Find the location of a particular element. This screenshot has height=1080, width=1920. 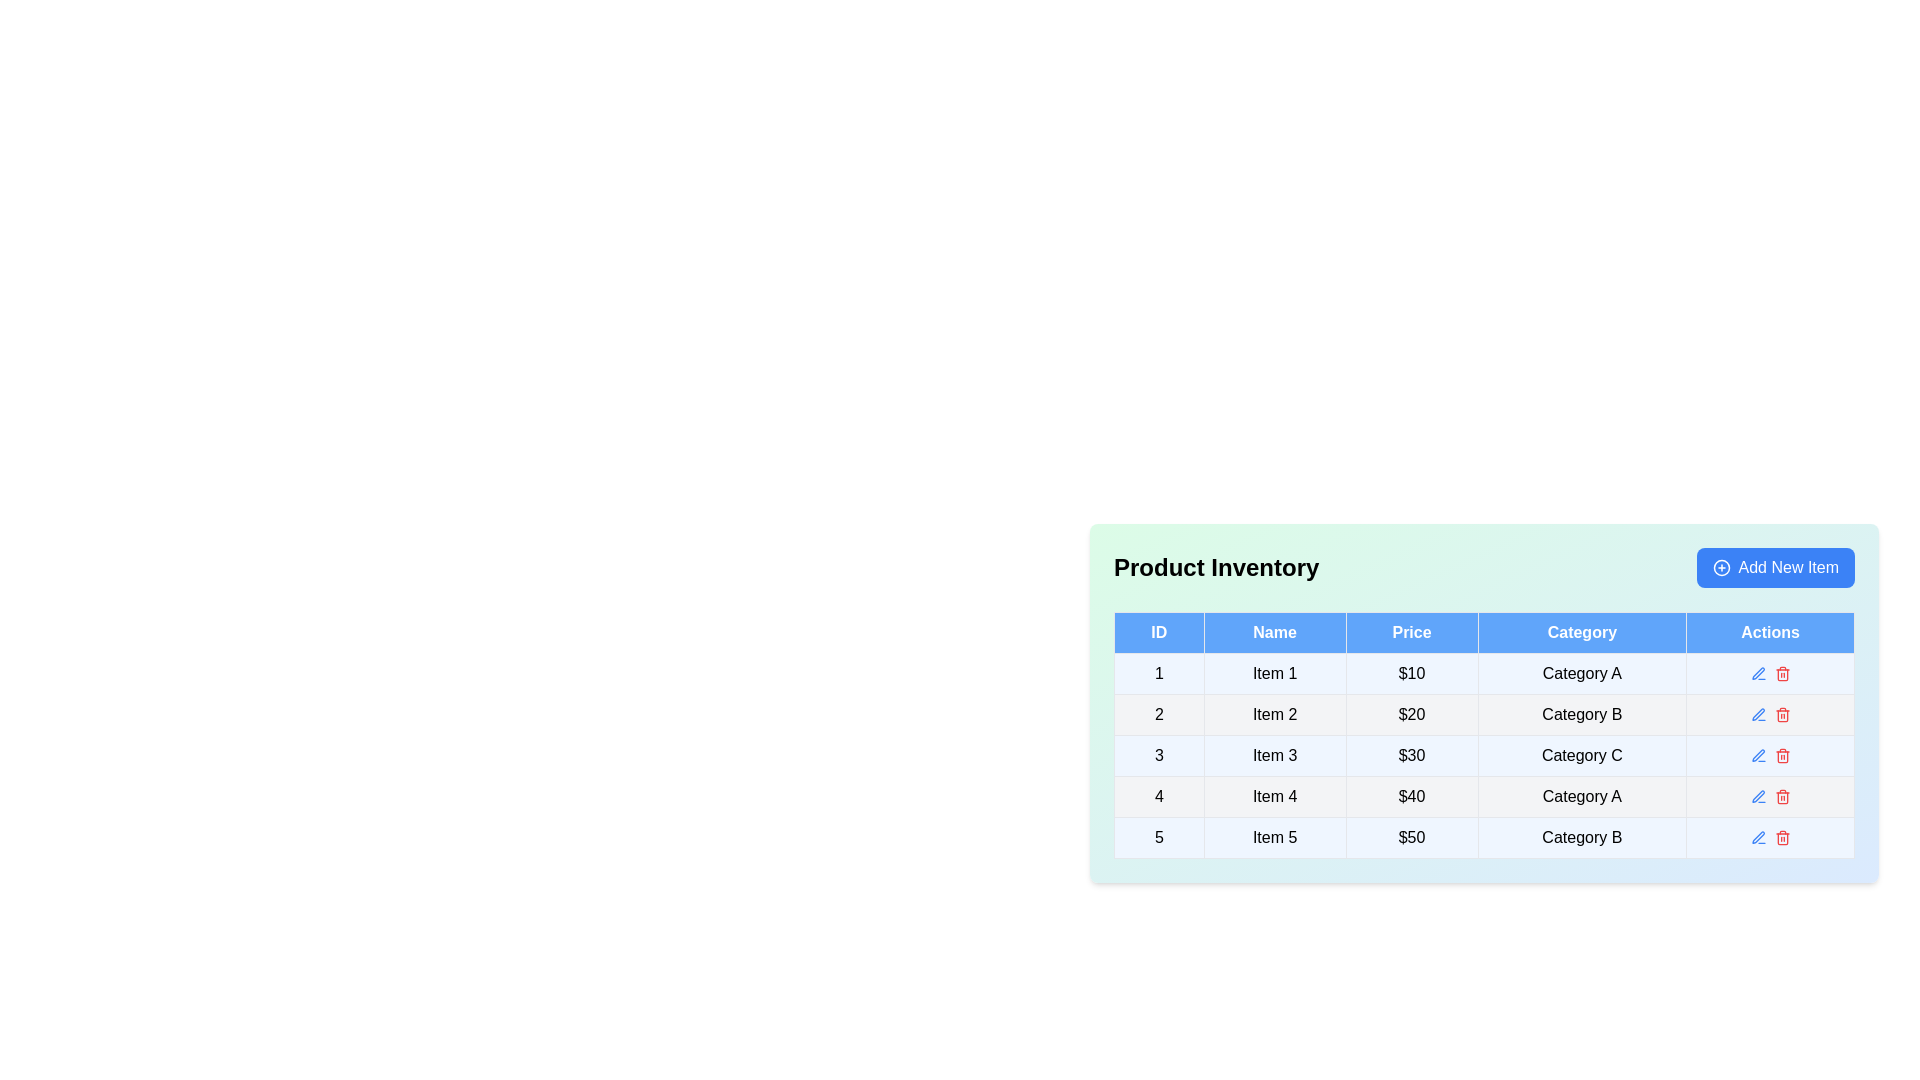

the trash icon, which represents a delete action for an item in the table, to initiate deletion is located at coordinates (1782, 797).